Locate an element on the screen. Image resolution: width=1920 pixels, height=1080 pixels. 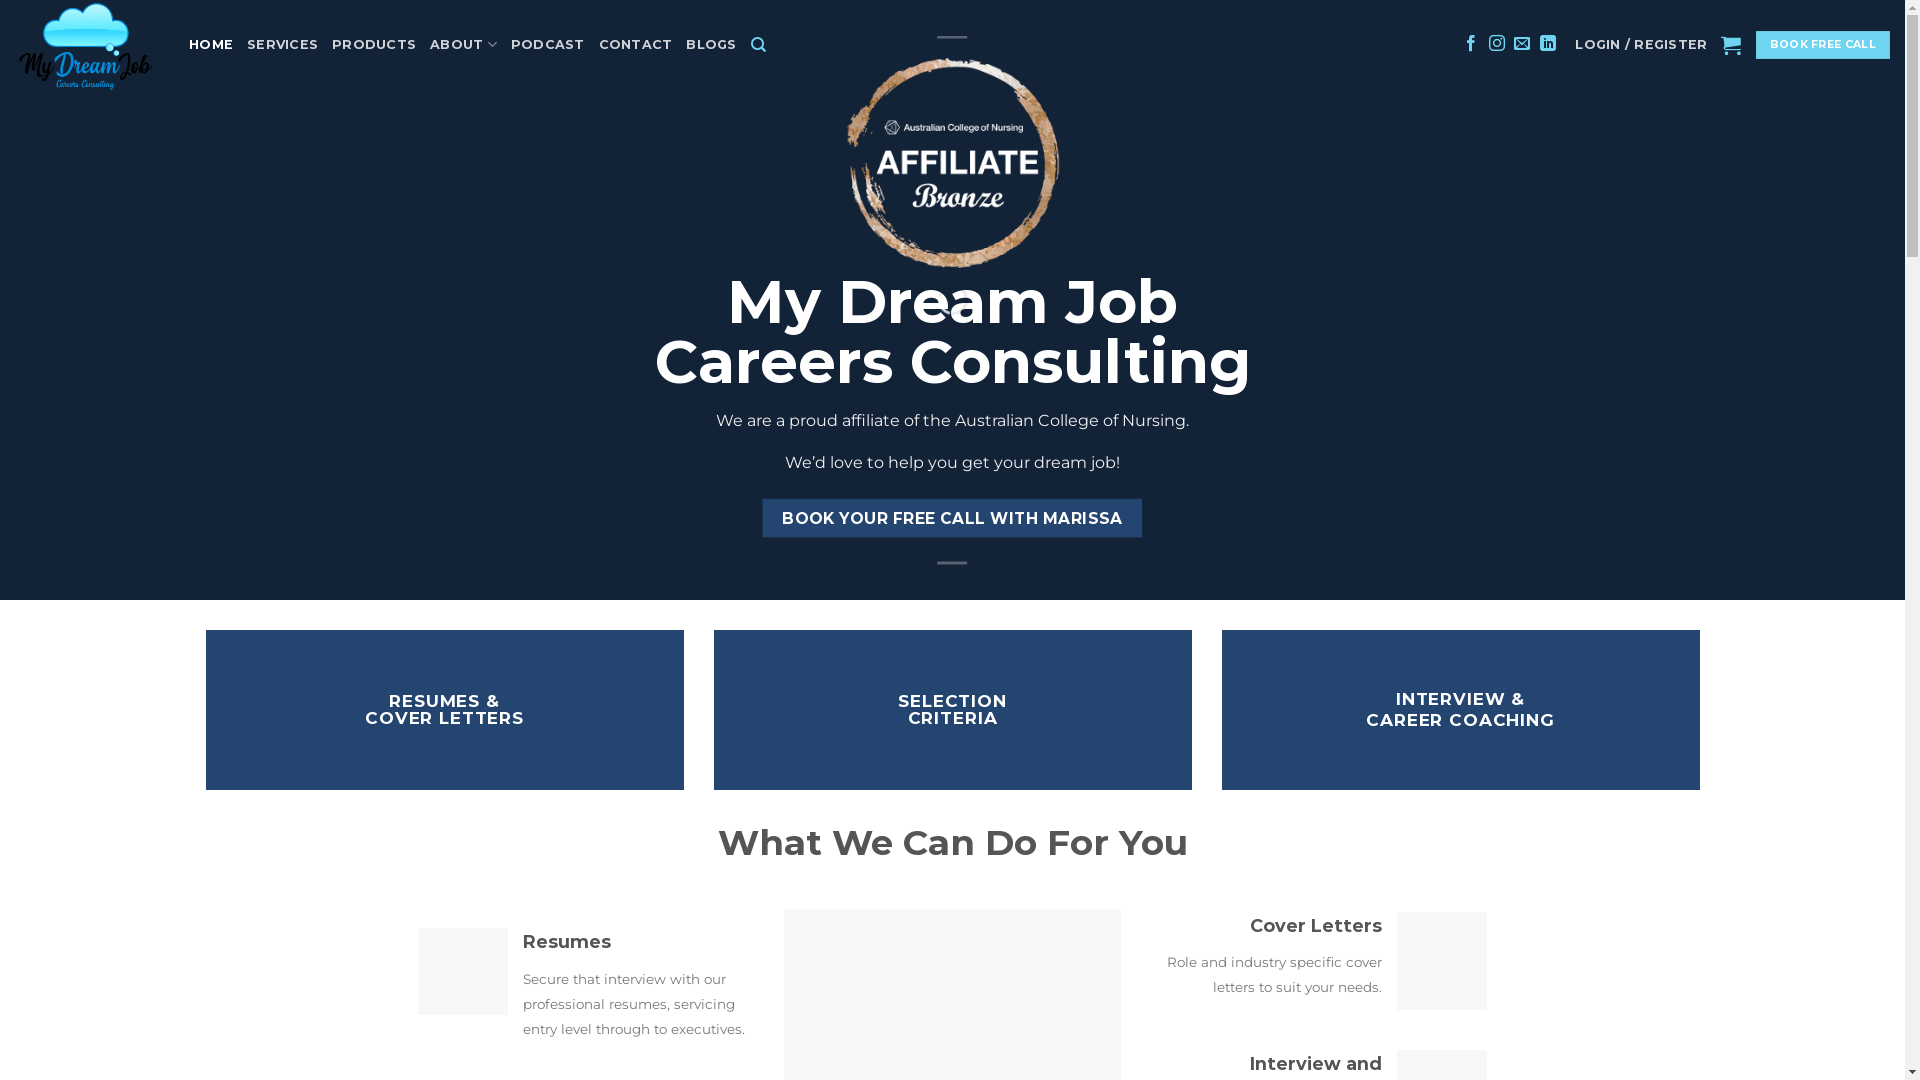
'SERVICES' is located at coordinates (281, 45).